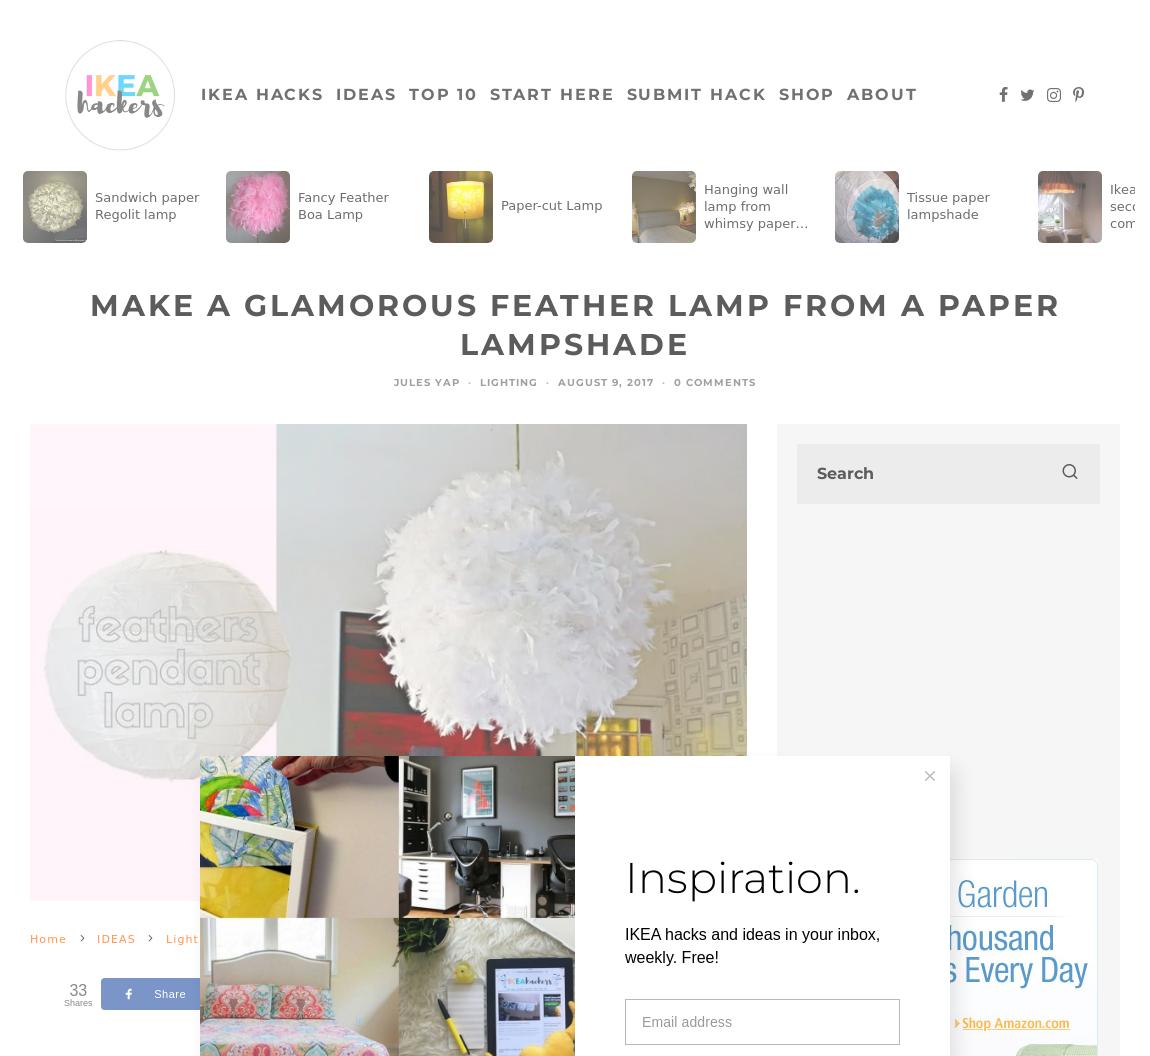 The height and width of the screenshot is (1056, 1150). I want to click on 'Flip', so click(553, 991).